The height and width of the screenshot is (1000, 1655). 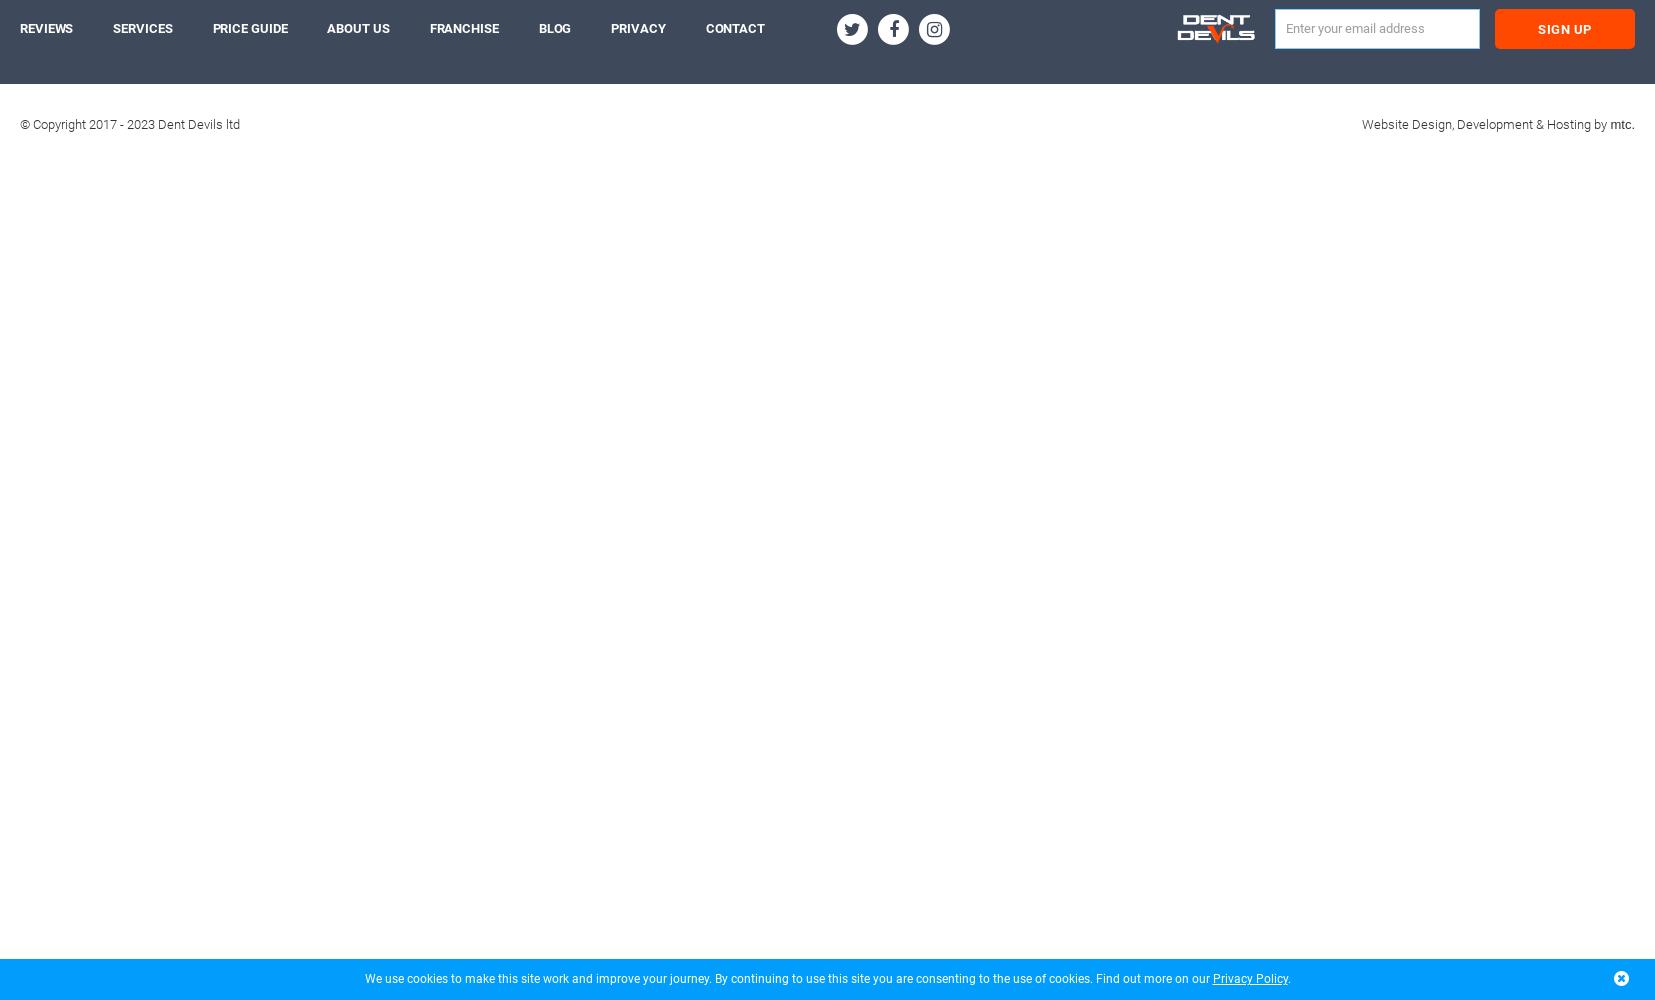 I want to click on 'We use cookies to make this site work and improve your journey.
            By continuing to use this site you are consenting to the use of cookies.
            Find out more on our', so click(x=786, y=978).